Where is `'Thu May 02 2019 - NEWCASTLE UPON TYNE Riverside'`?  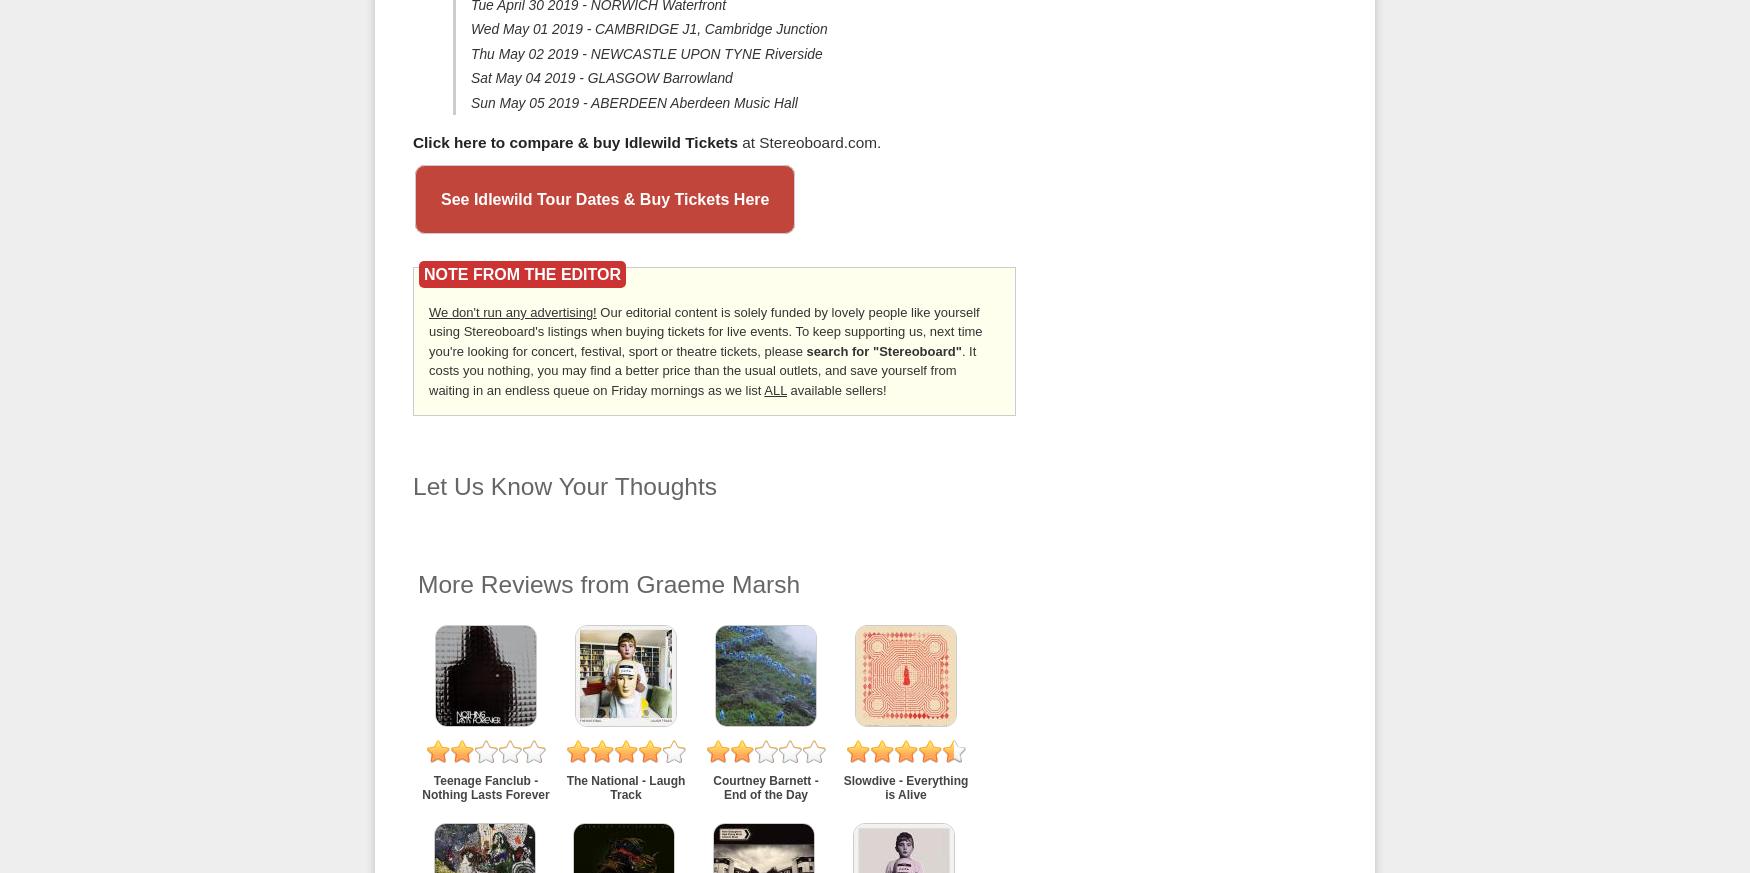 'Thu May 02 2019 - NEWCASTLE UPON TYNE Riverside' is located at coordinates (470, 51).